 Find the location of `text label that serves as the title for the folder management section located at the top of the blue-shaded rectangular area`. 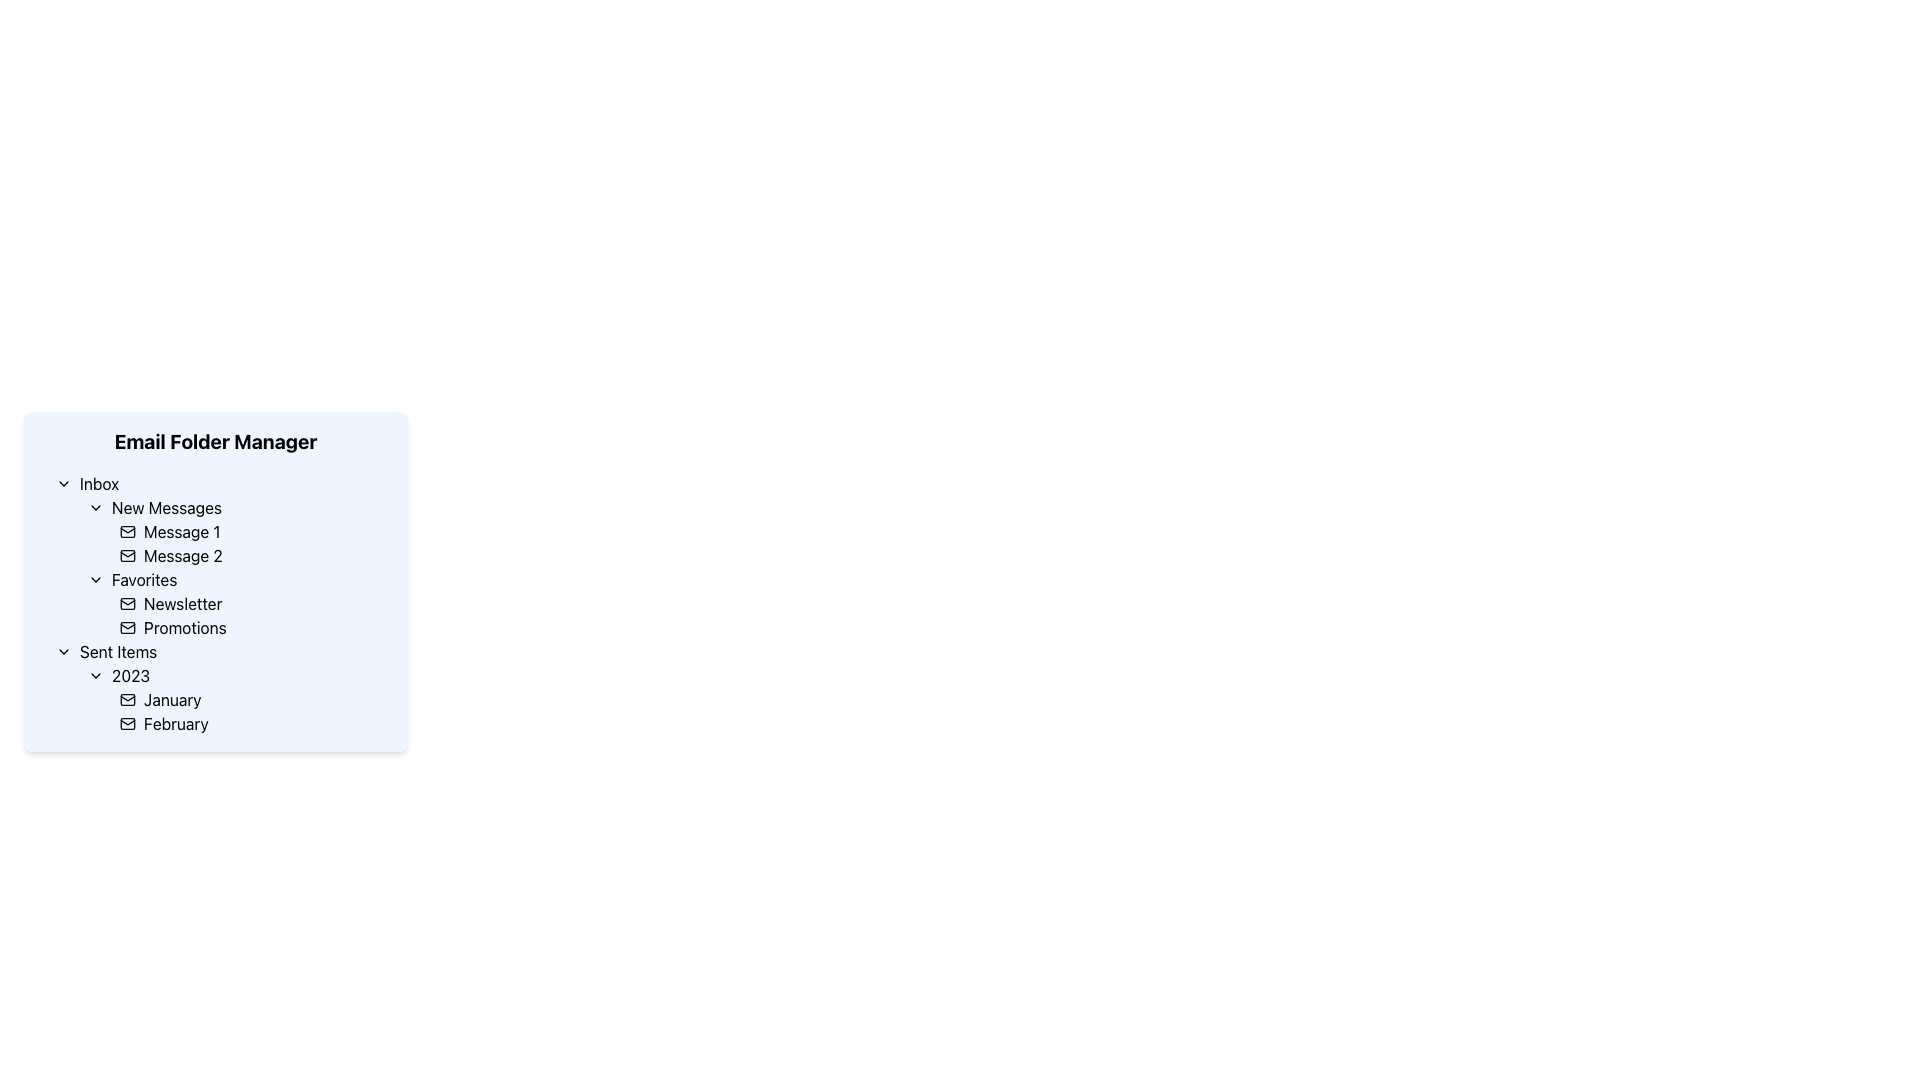

text label that serves as the title for the folder management section located at the top of the blue-shaded rectangular area is located at coordinates (216, 441).